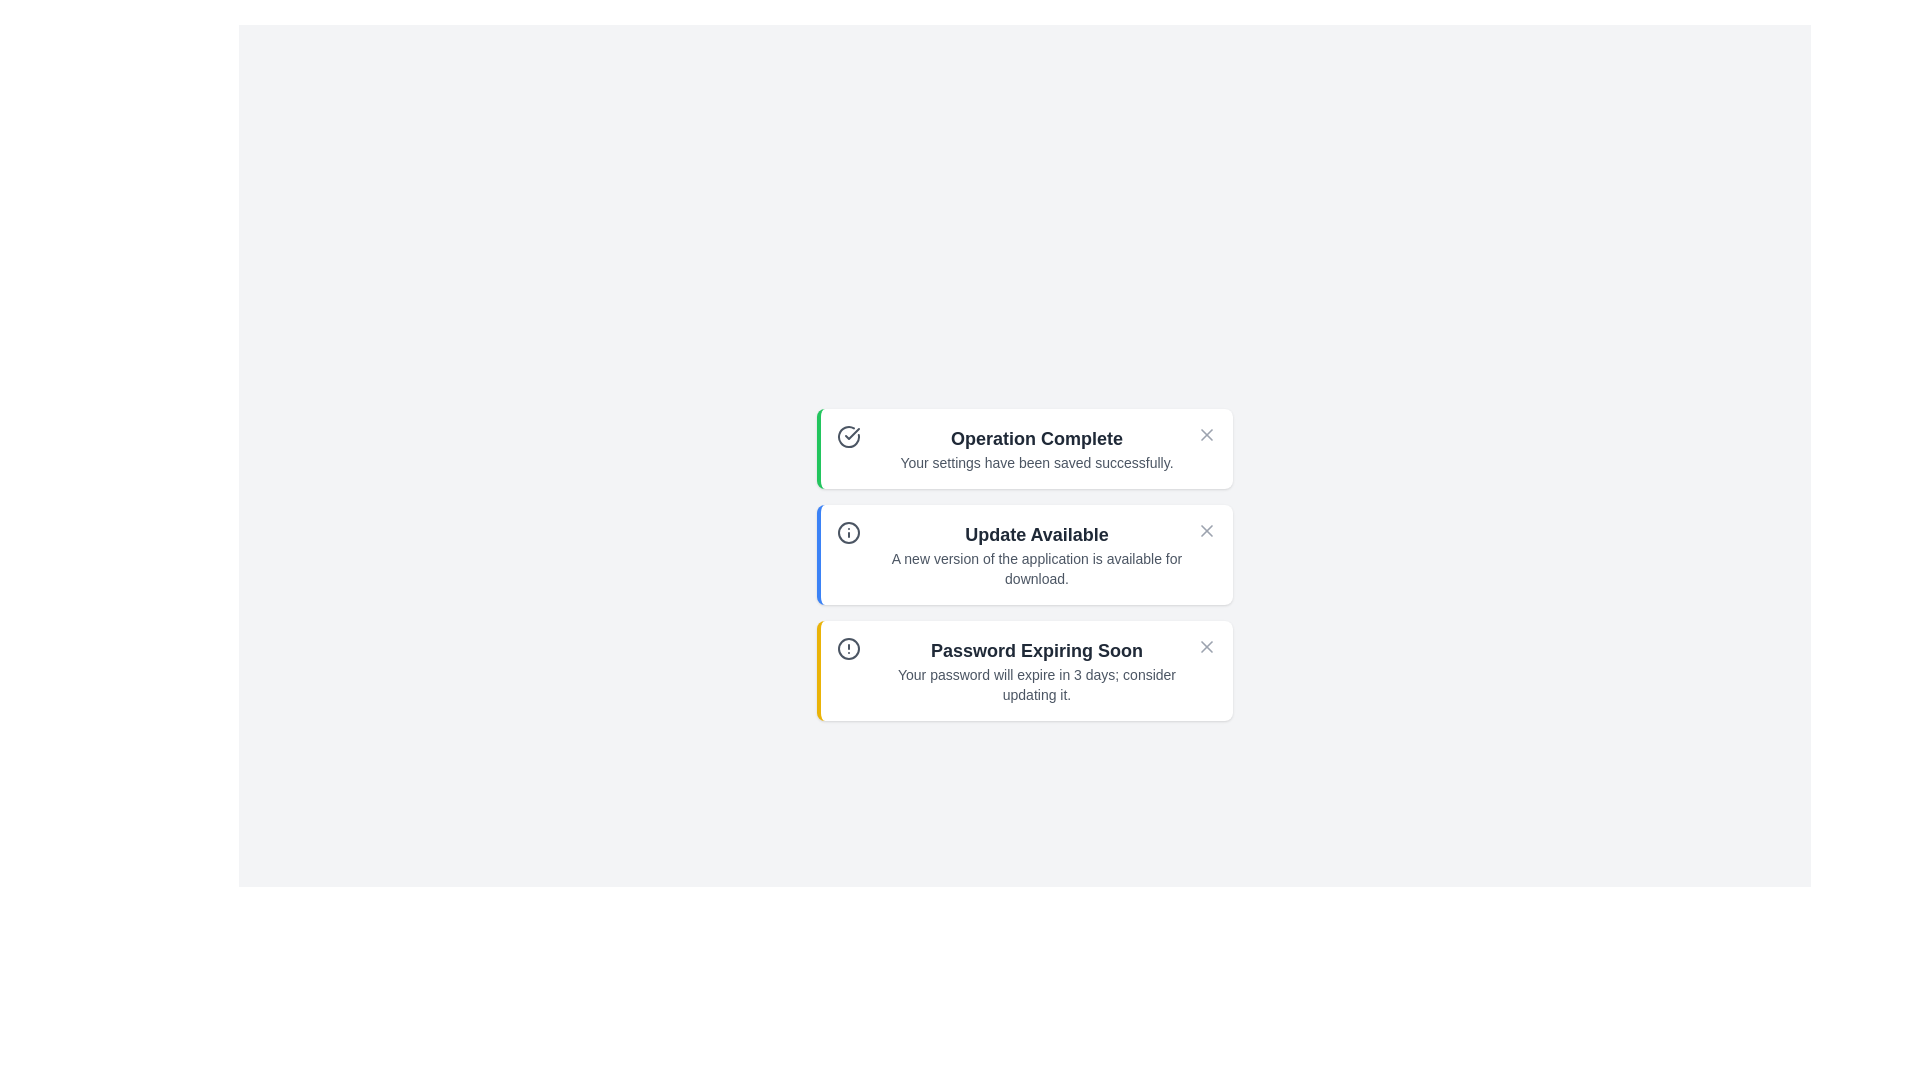 This screenshot has width=1920, height=1080. I want to click on text from the Informational Message which indicates successful settings update, located at the uppermost position in the vertical stack with a green left margin, so click(1036, 447).